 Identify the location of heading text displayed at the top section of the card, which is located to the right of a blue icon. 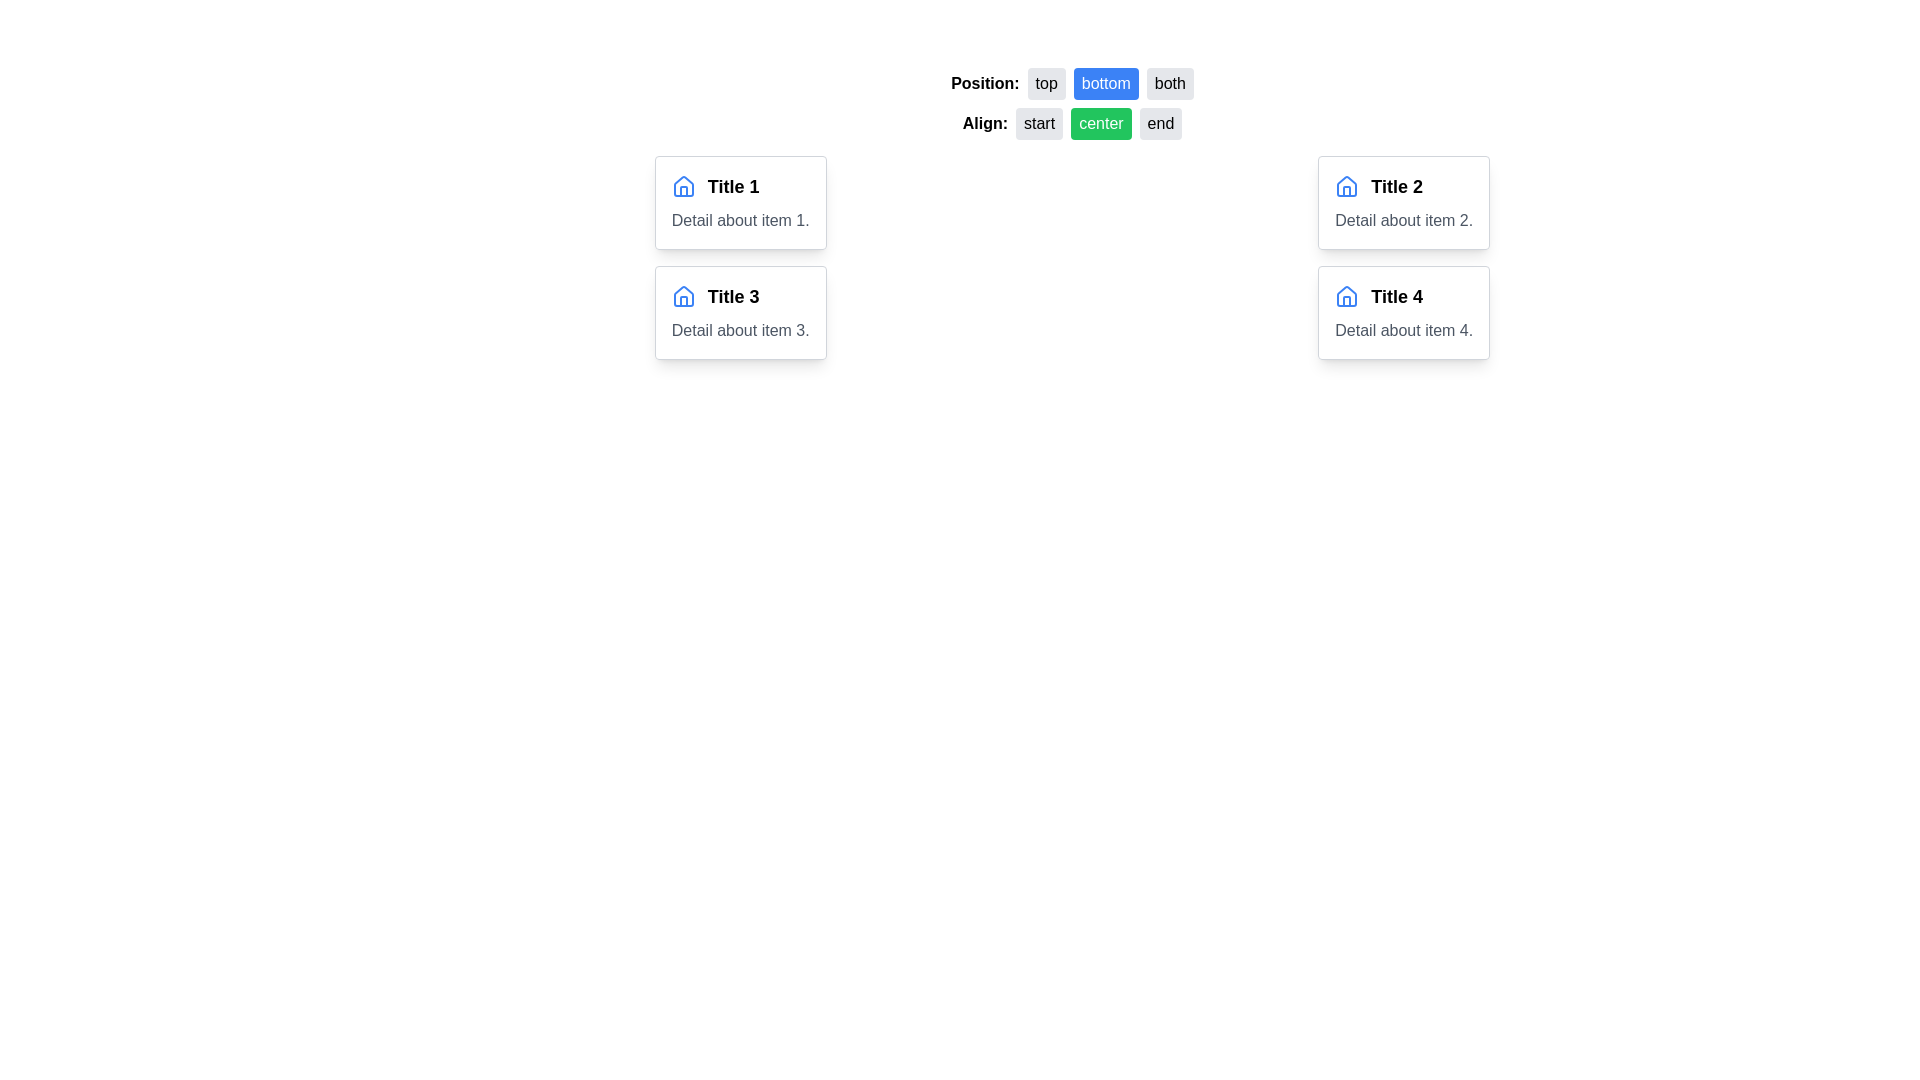
(739, 297).